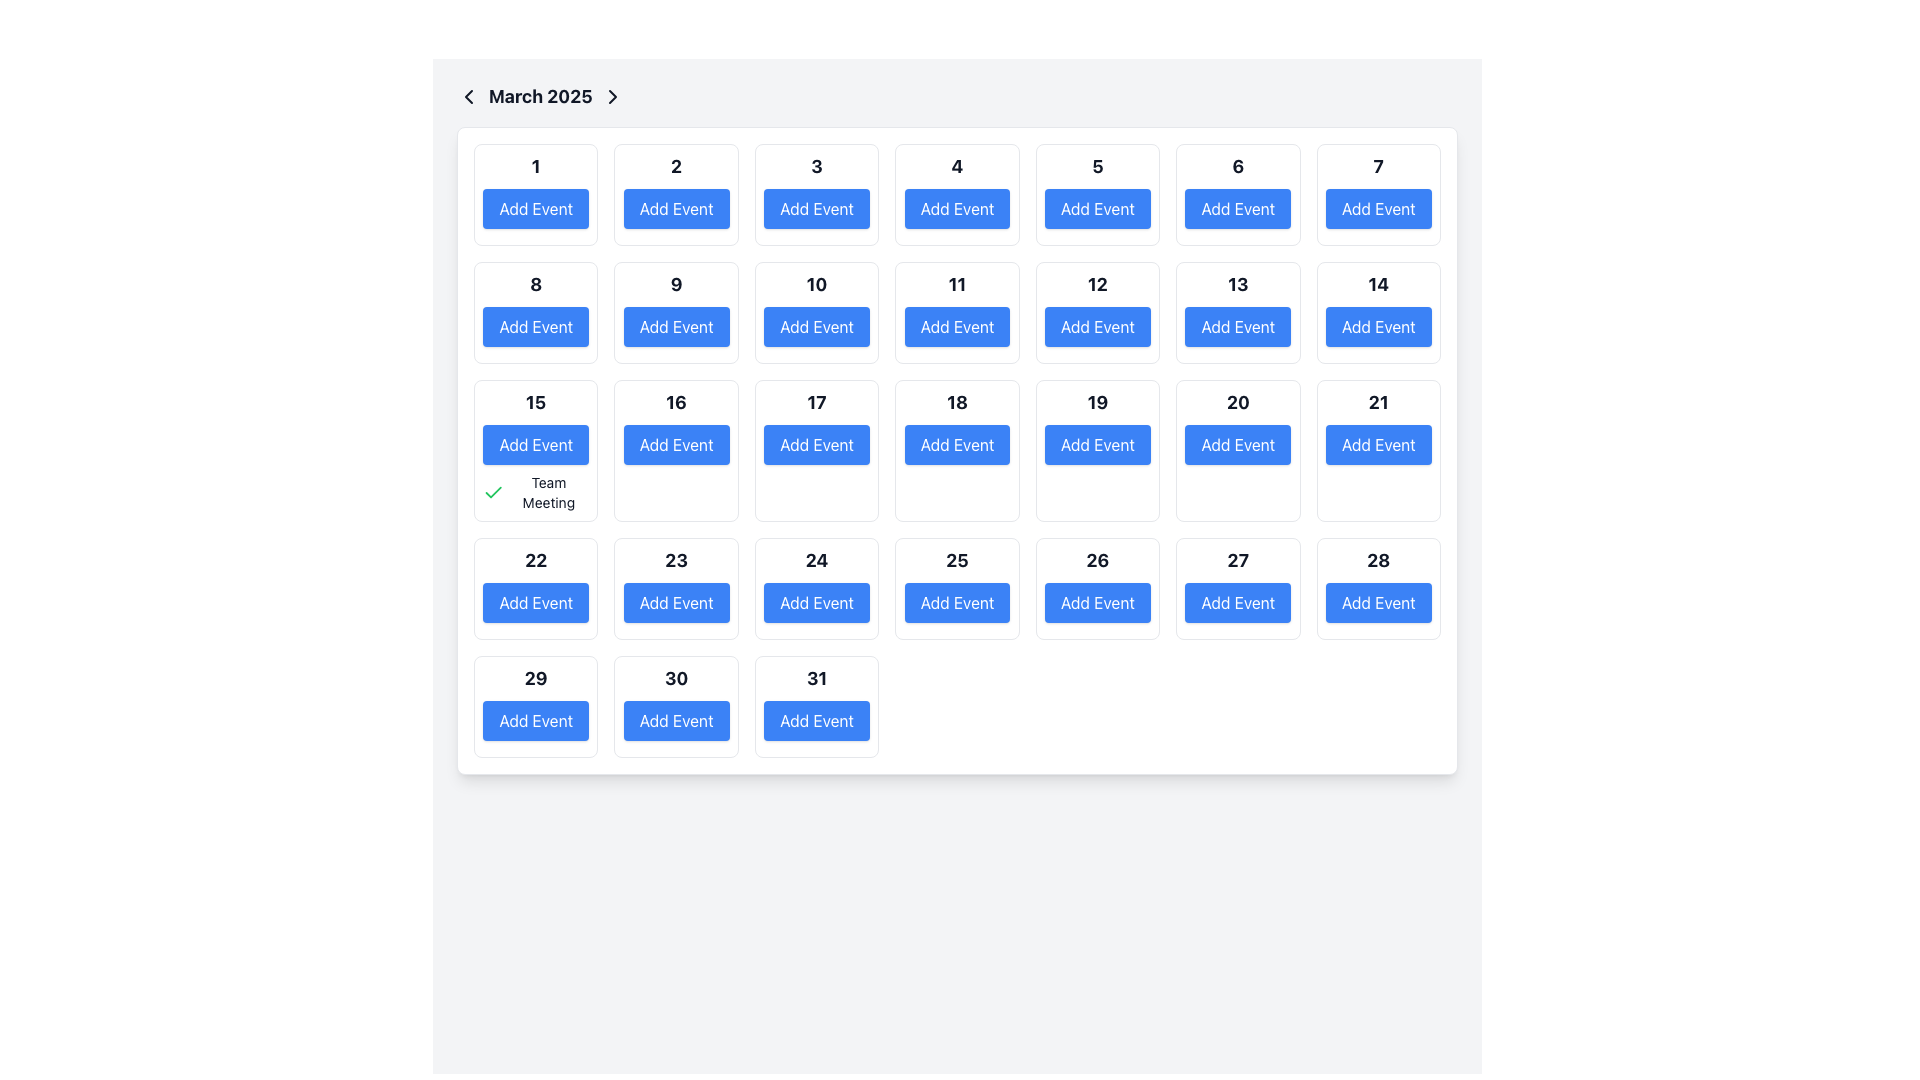  I want to click on the interactive button in the calendar day cell representing the 11th day of the month to observe potential hover effects, so click(956, 312).